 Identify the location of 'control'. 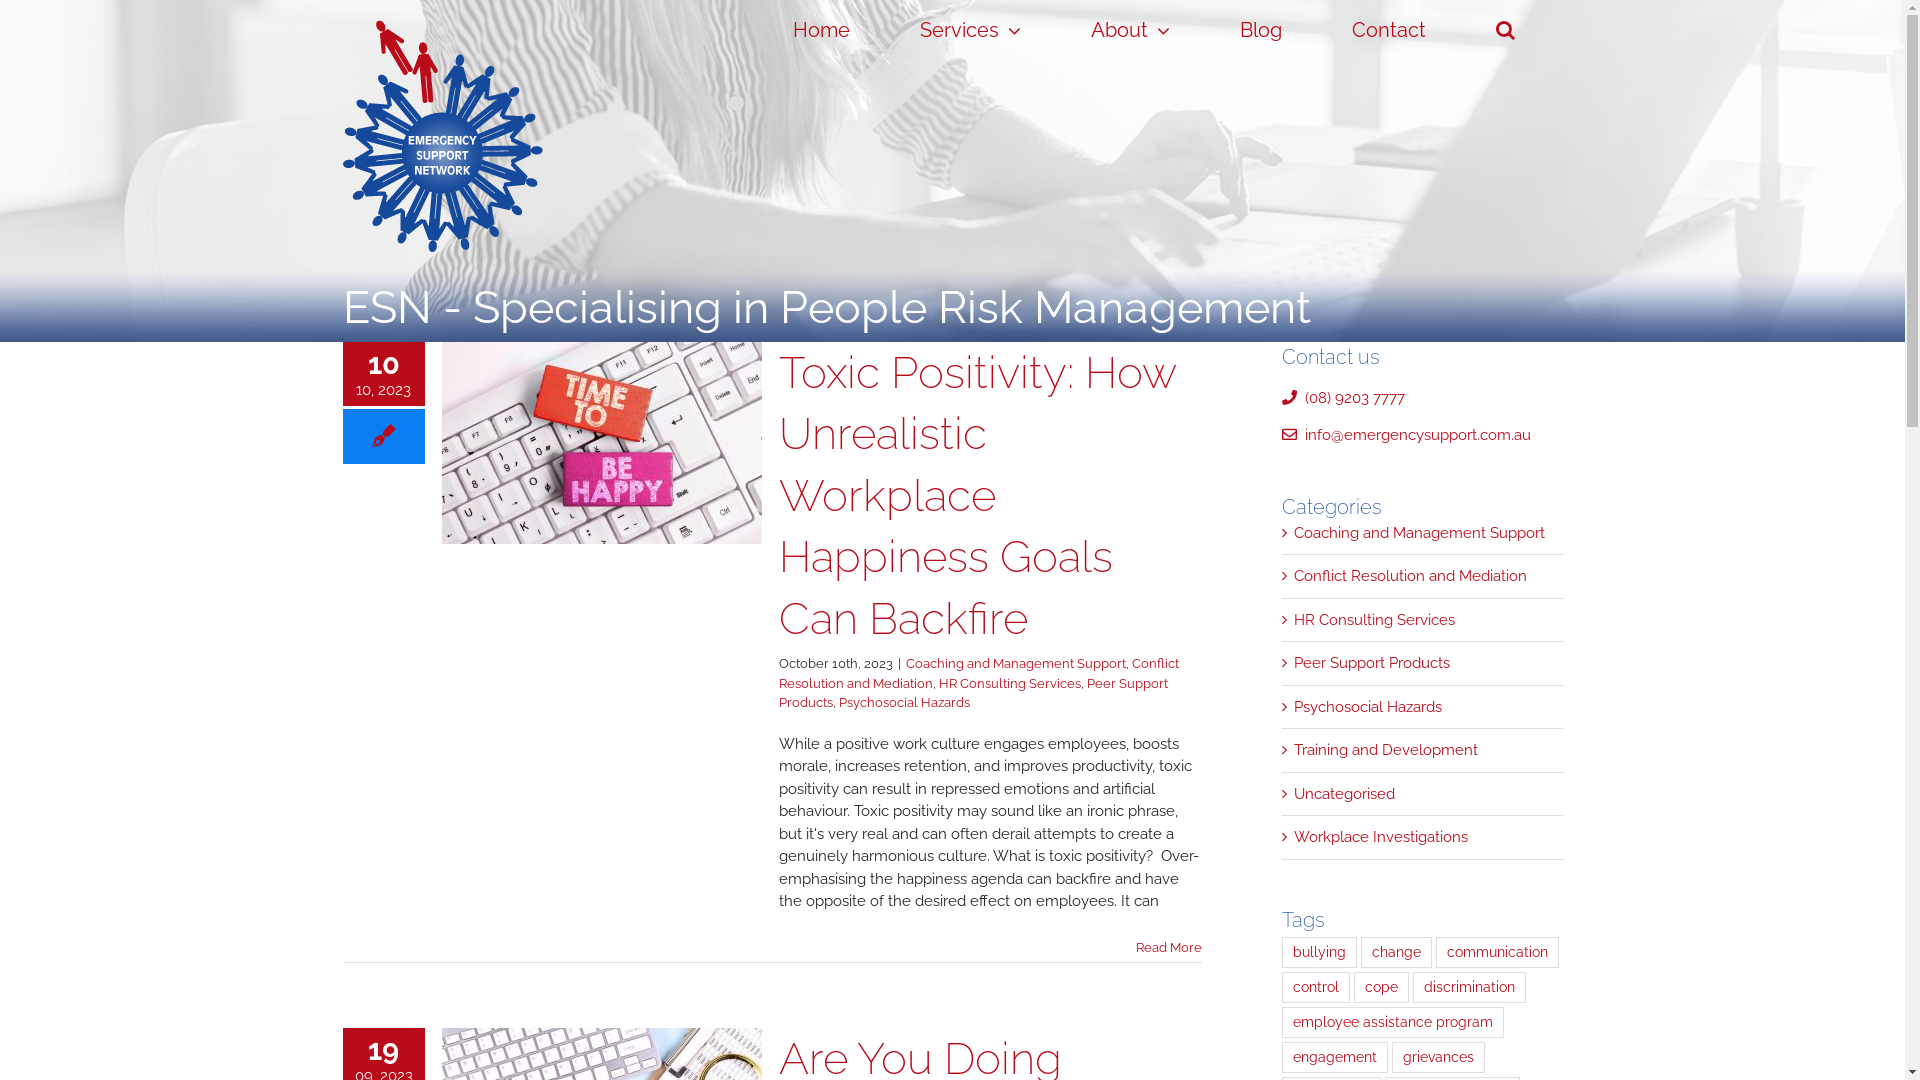
(1281, 986).